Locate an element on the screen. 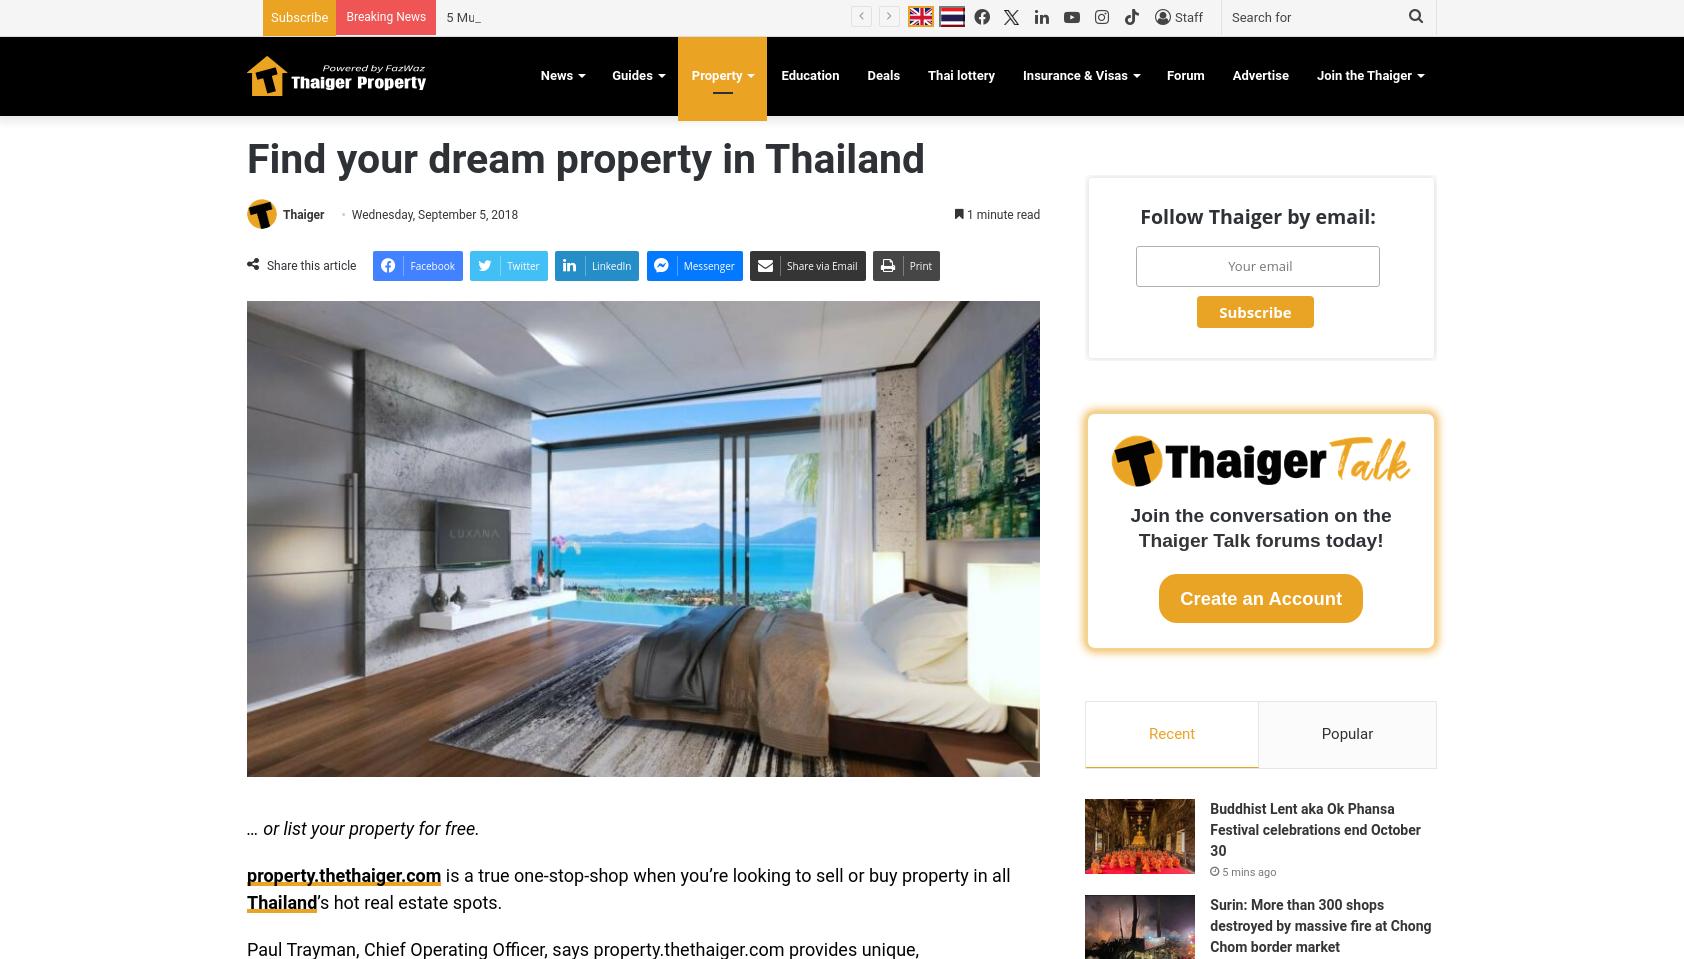 The width and height of the screenshot is (1684, 959). 'Wednesday, September 5, 2018' is located at coordinates (433, 215).